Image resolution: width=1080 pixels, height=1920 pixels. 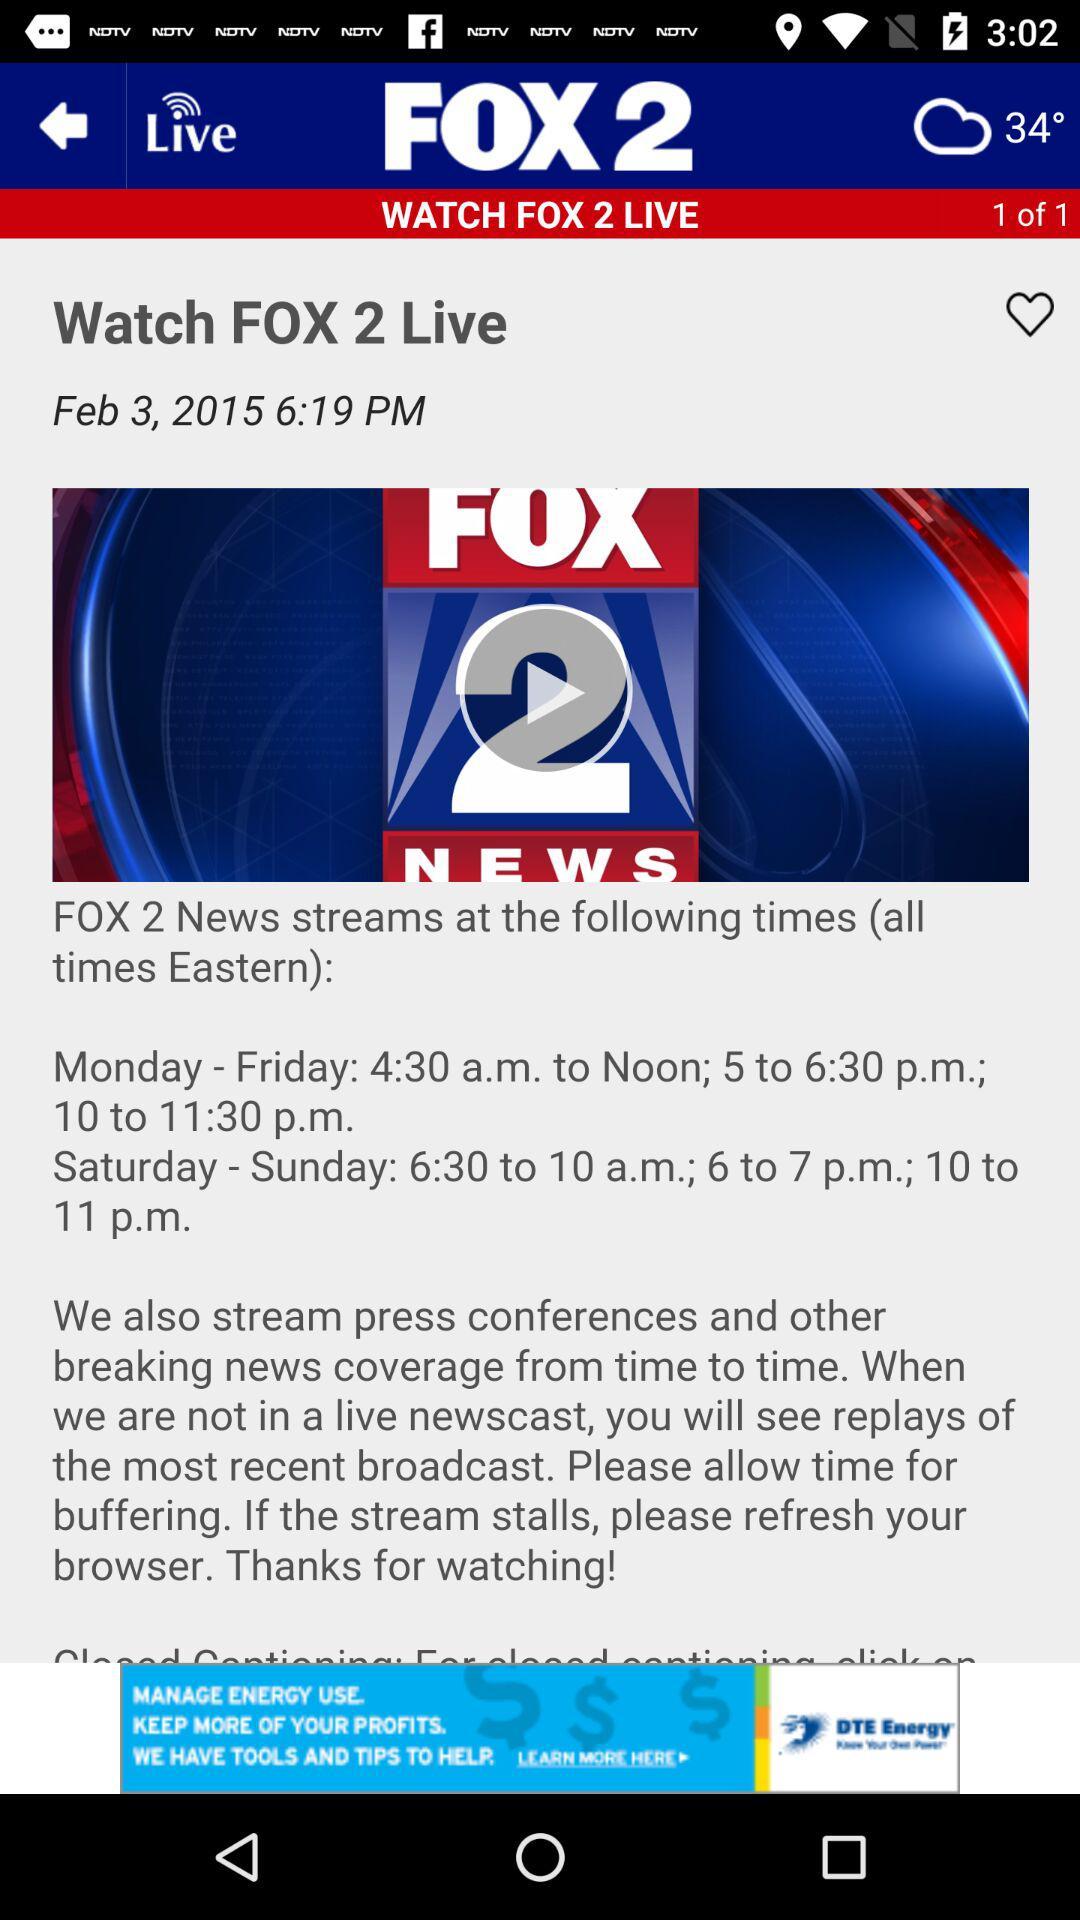 What do you see at coordinates (189, 124) in the screenshot?
I see `get live updates from the news` at bounding box center [189, 124].